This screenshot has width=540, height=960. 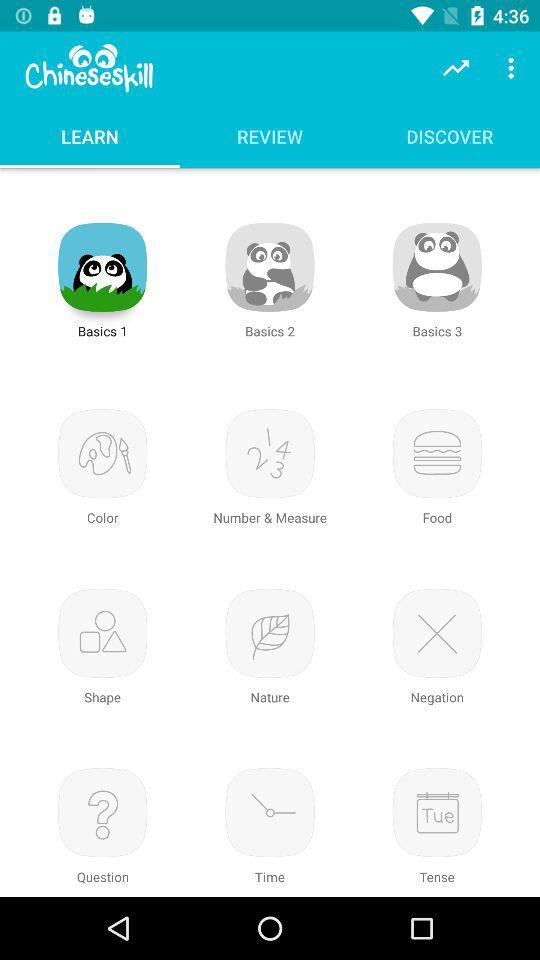 I want to click on icon above the discover, so click(x=455, y=68).